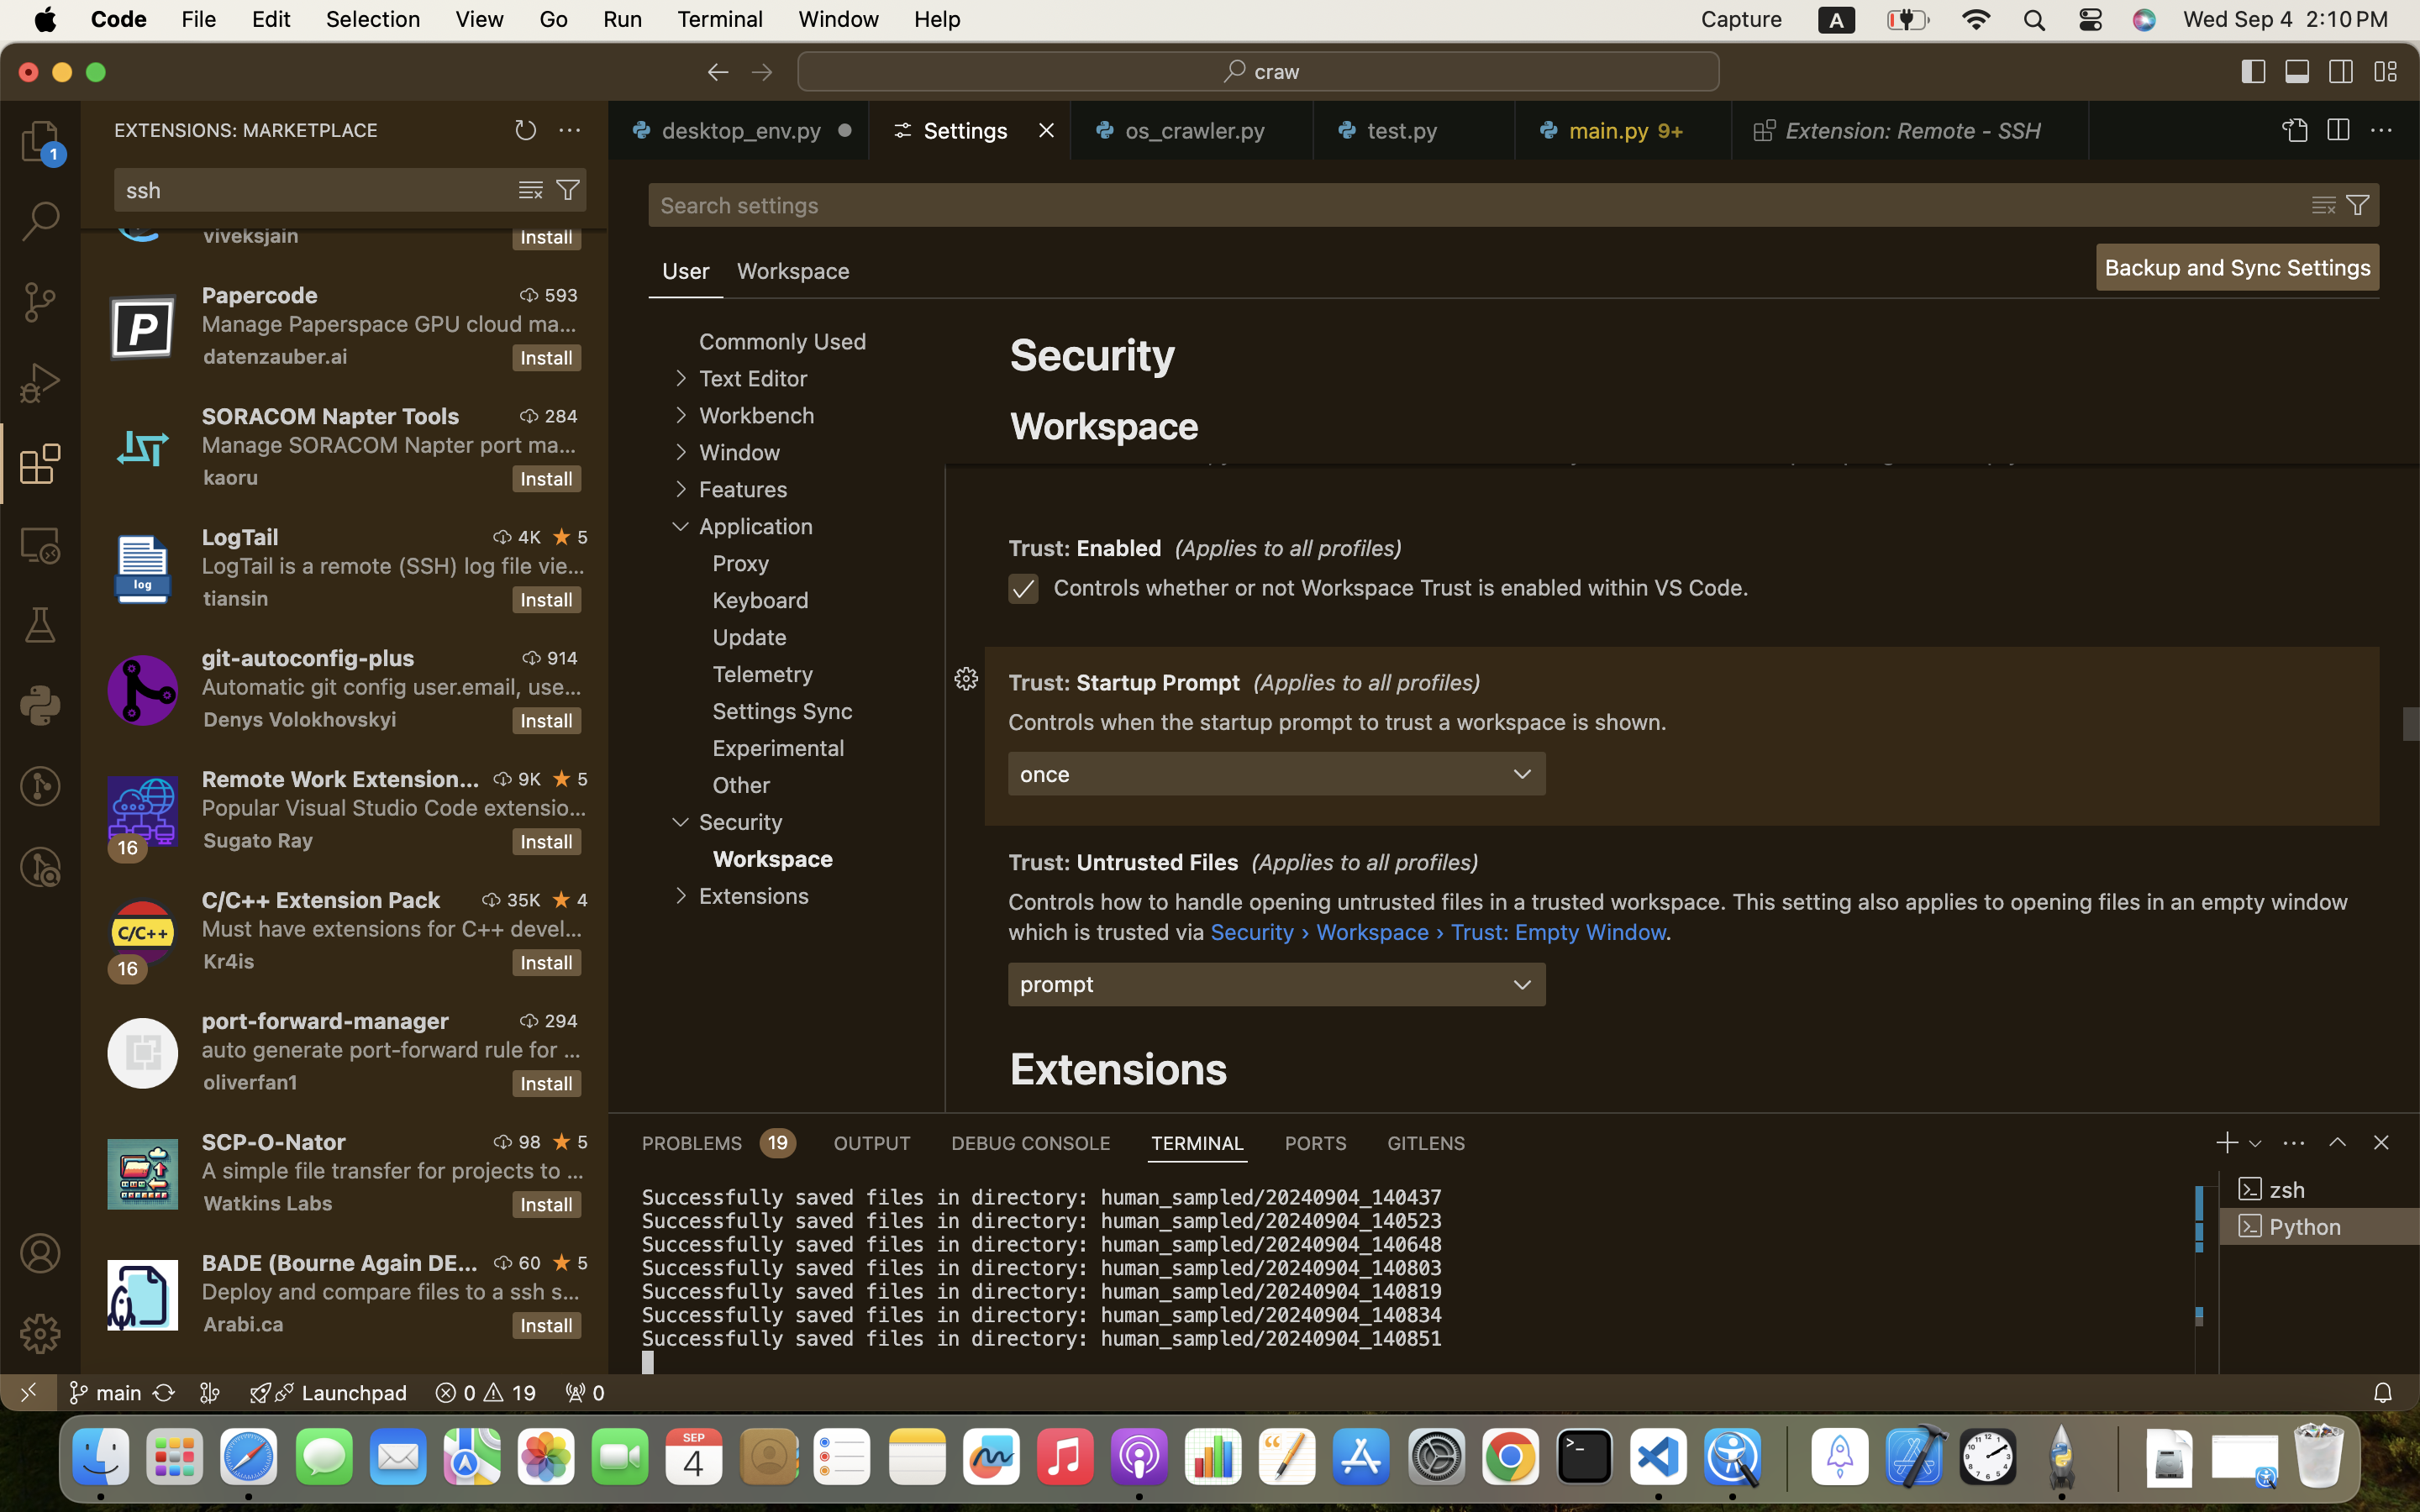 The height and width of the screenshot is (1512, 2420). Describe the element at coordinates (742, 784) in the screenshot. I see `'Other'` at that location.